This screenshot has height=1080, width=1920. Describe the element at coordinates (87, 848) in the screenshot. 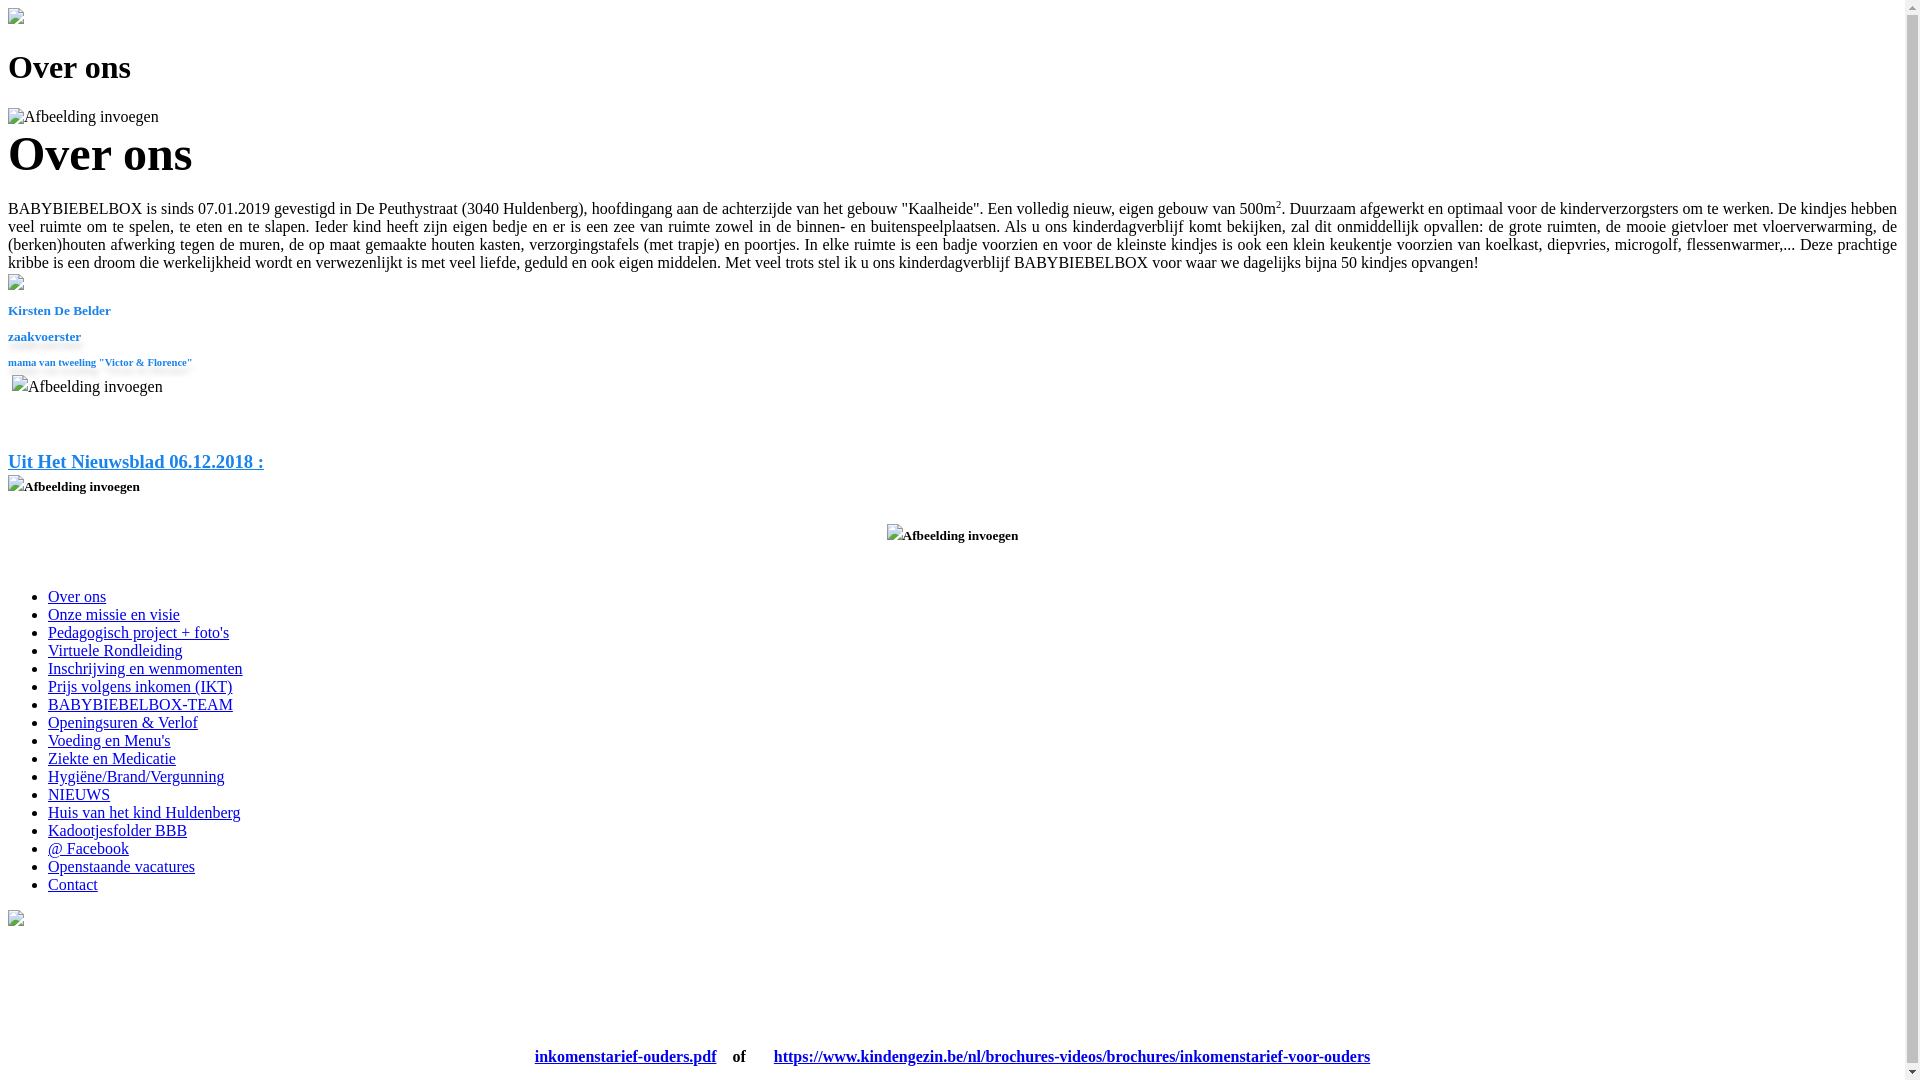

I see `'@ Facebook'` at that location.